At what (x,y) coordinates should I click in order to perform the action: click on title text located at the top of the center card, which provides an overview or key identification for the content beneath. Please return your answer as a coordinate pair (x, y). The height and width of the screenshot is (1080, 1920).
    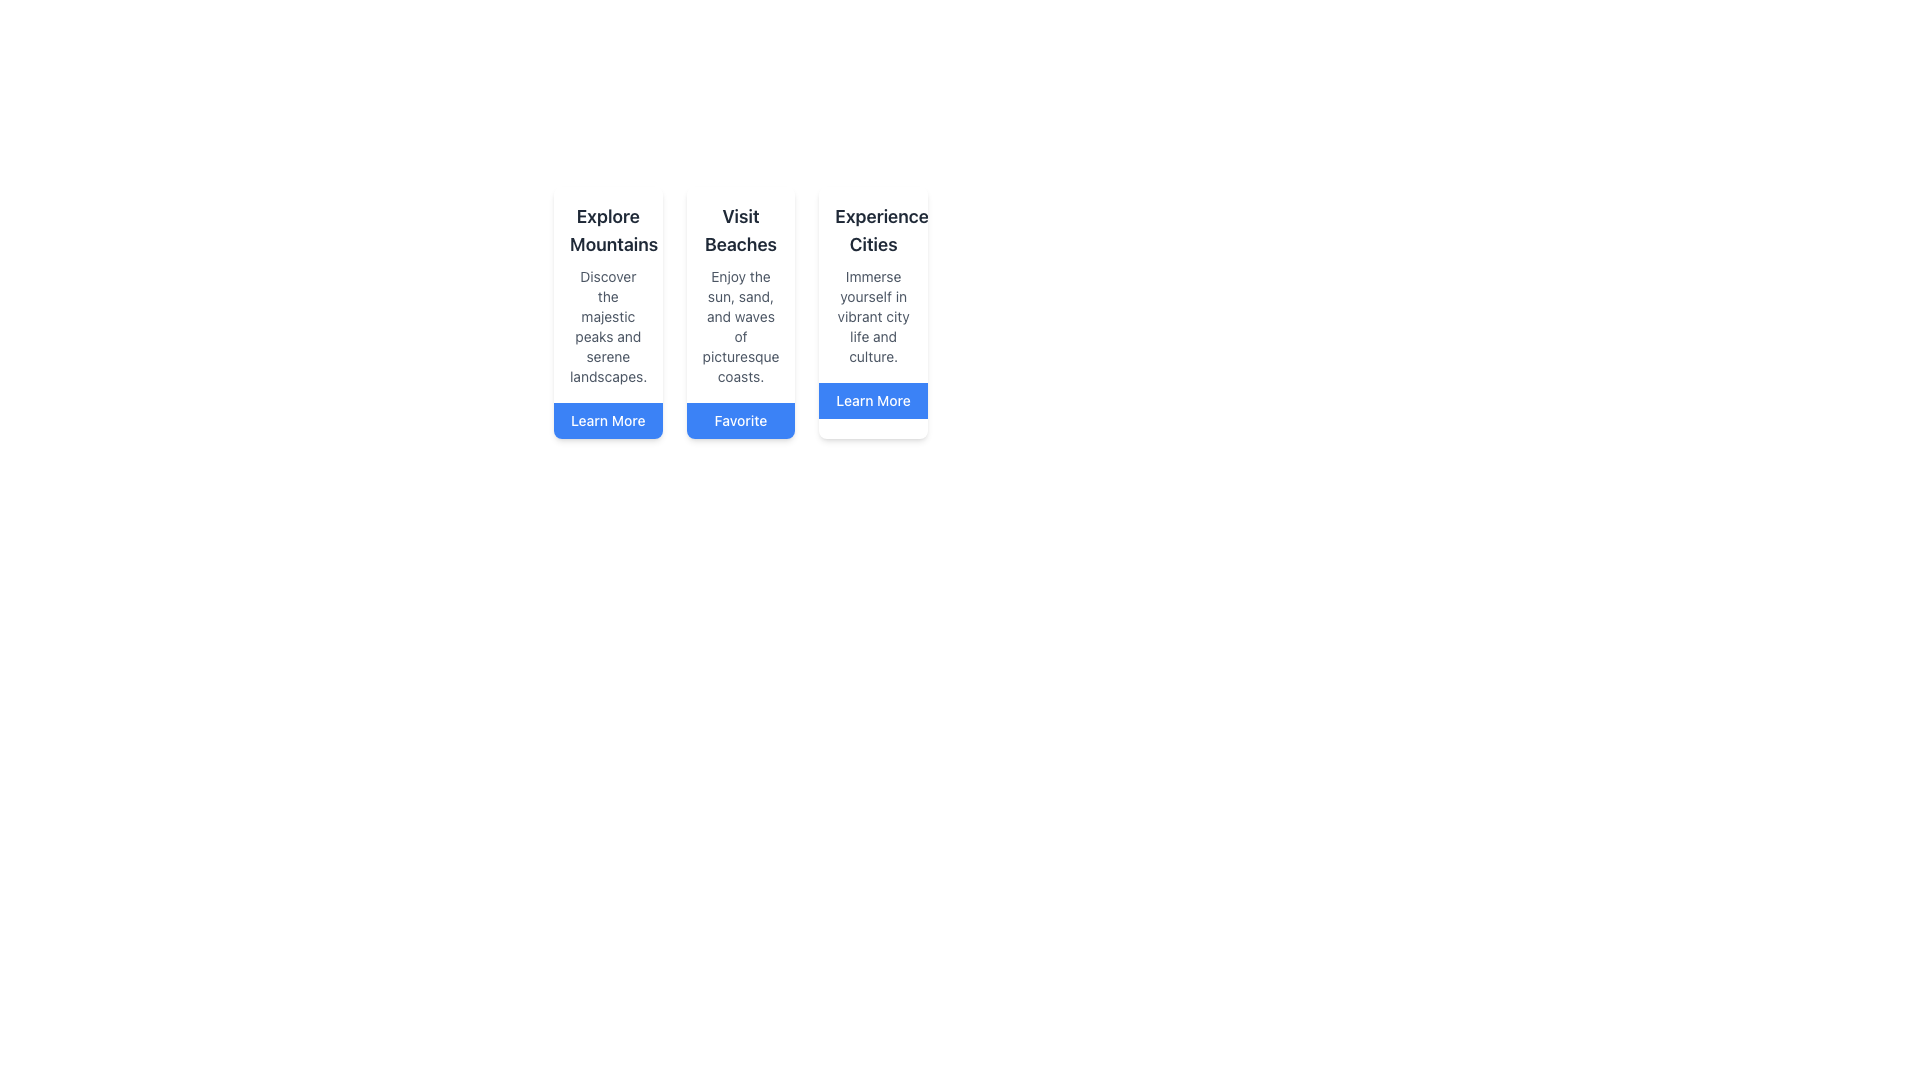
    Looking at the image, I should click on (739, 230).